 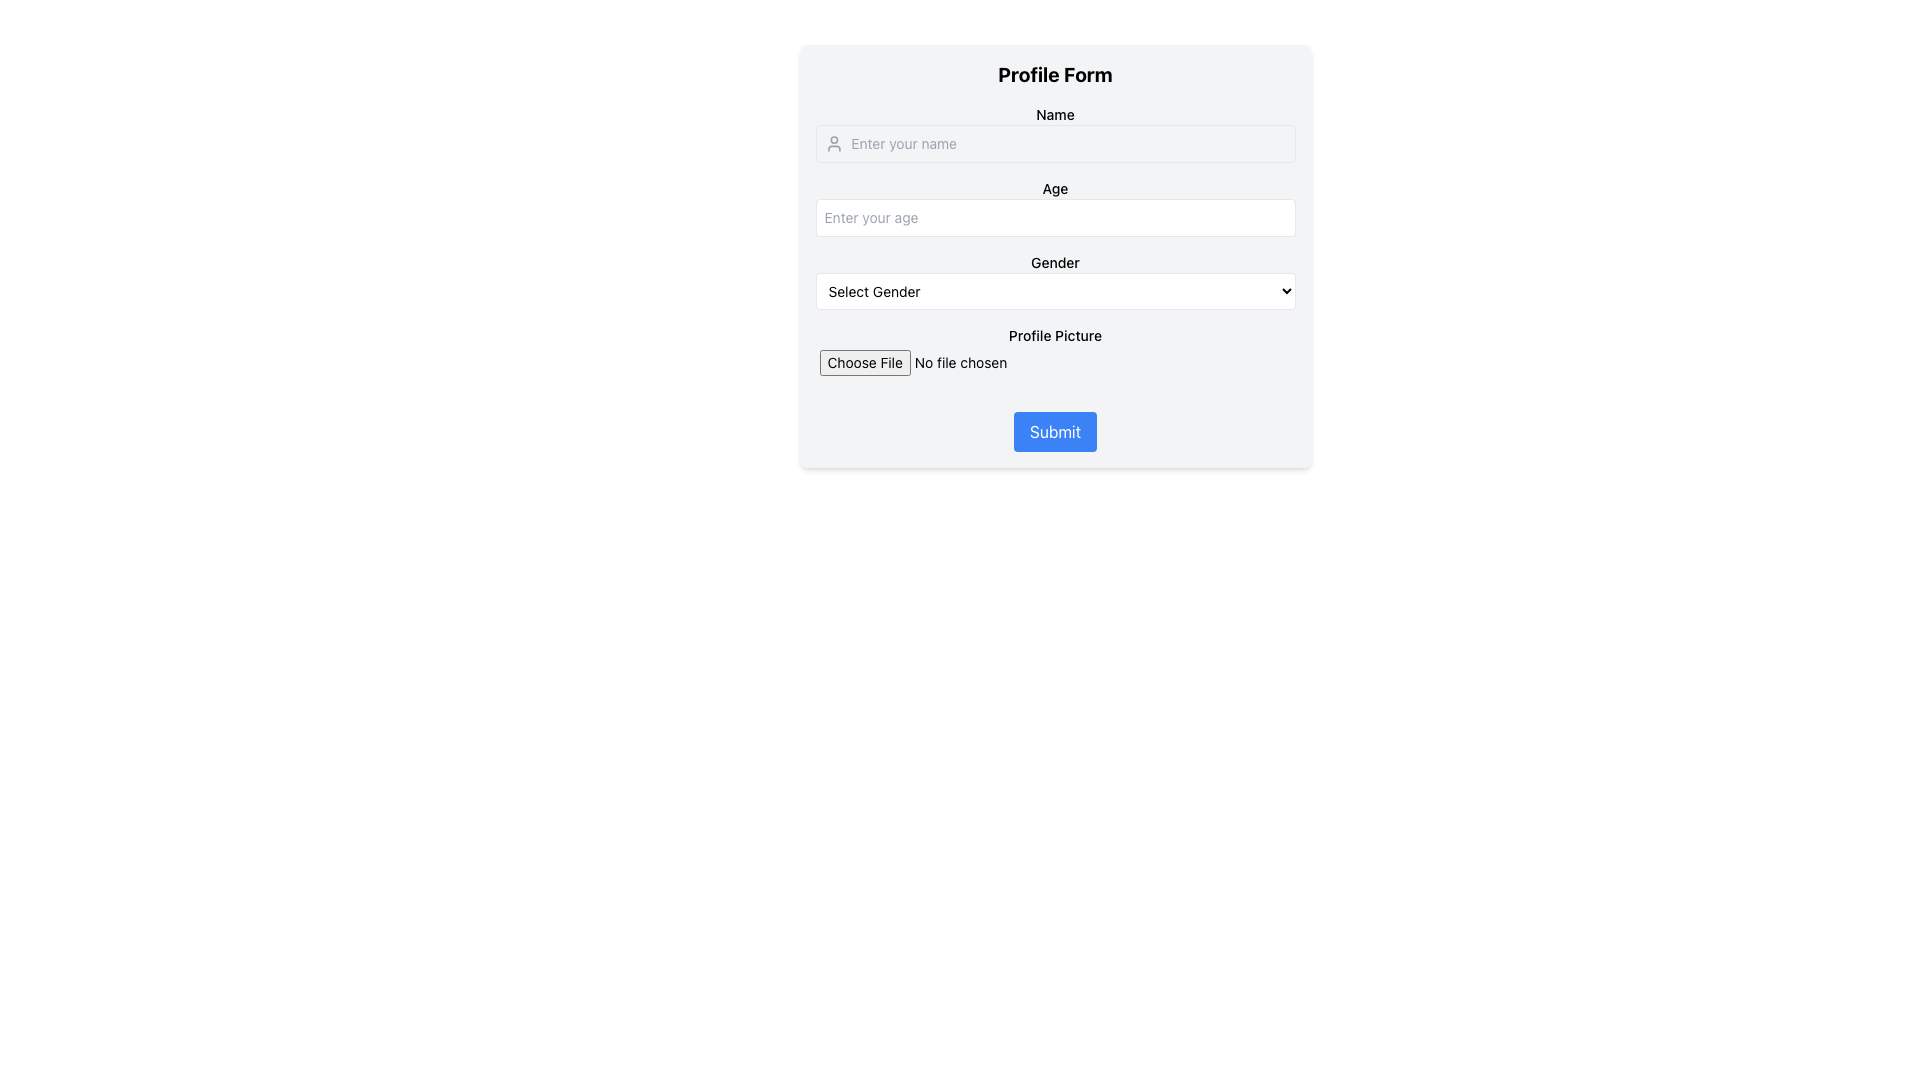 I want to click on the dropdown menu labeled 'Gender' in the 'Profile Form', so click(x=1054, y=255).